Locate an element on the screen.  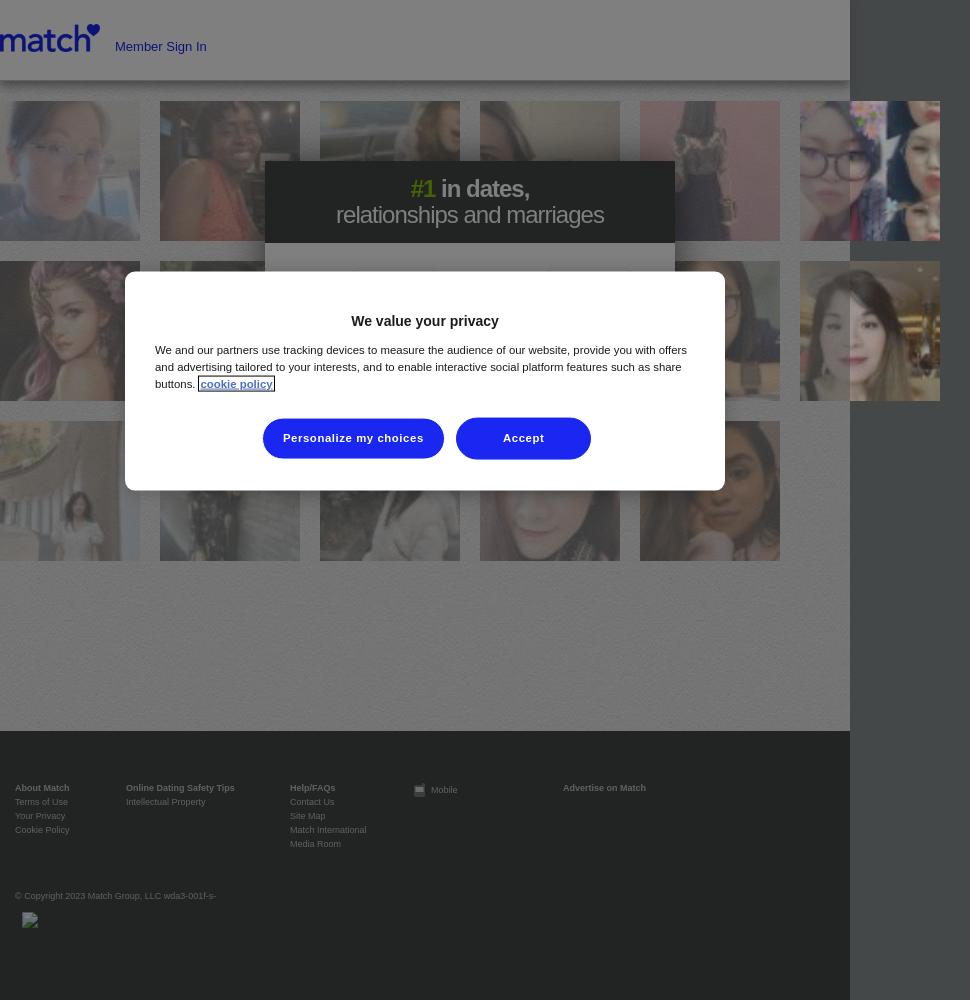
'looking for a' is located at coordinates (491, 285).